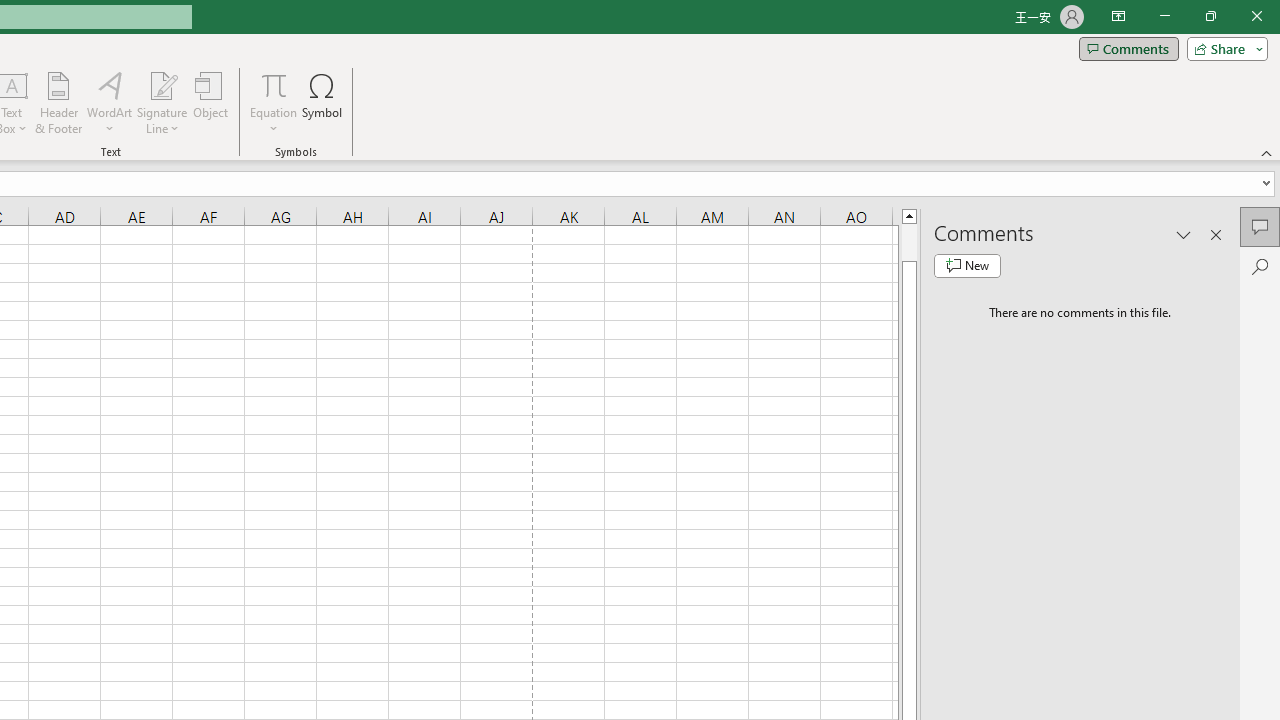 This screenshot has height=720, width=1280. Describe the element at coordinates (108, 103) in the screenshot. I see `'WordArt'` at that location.